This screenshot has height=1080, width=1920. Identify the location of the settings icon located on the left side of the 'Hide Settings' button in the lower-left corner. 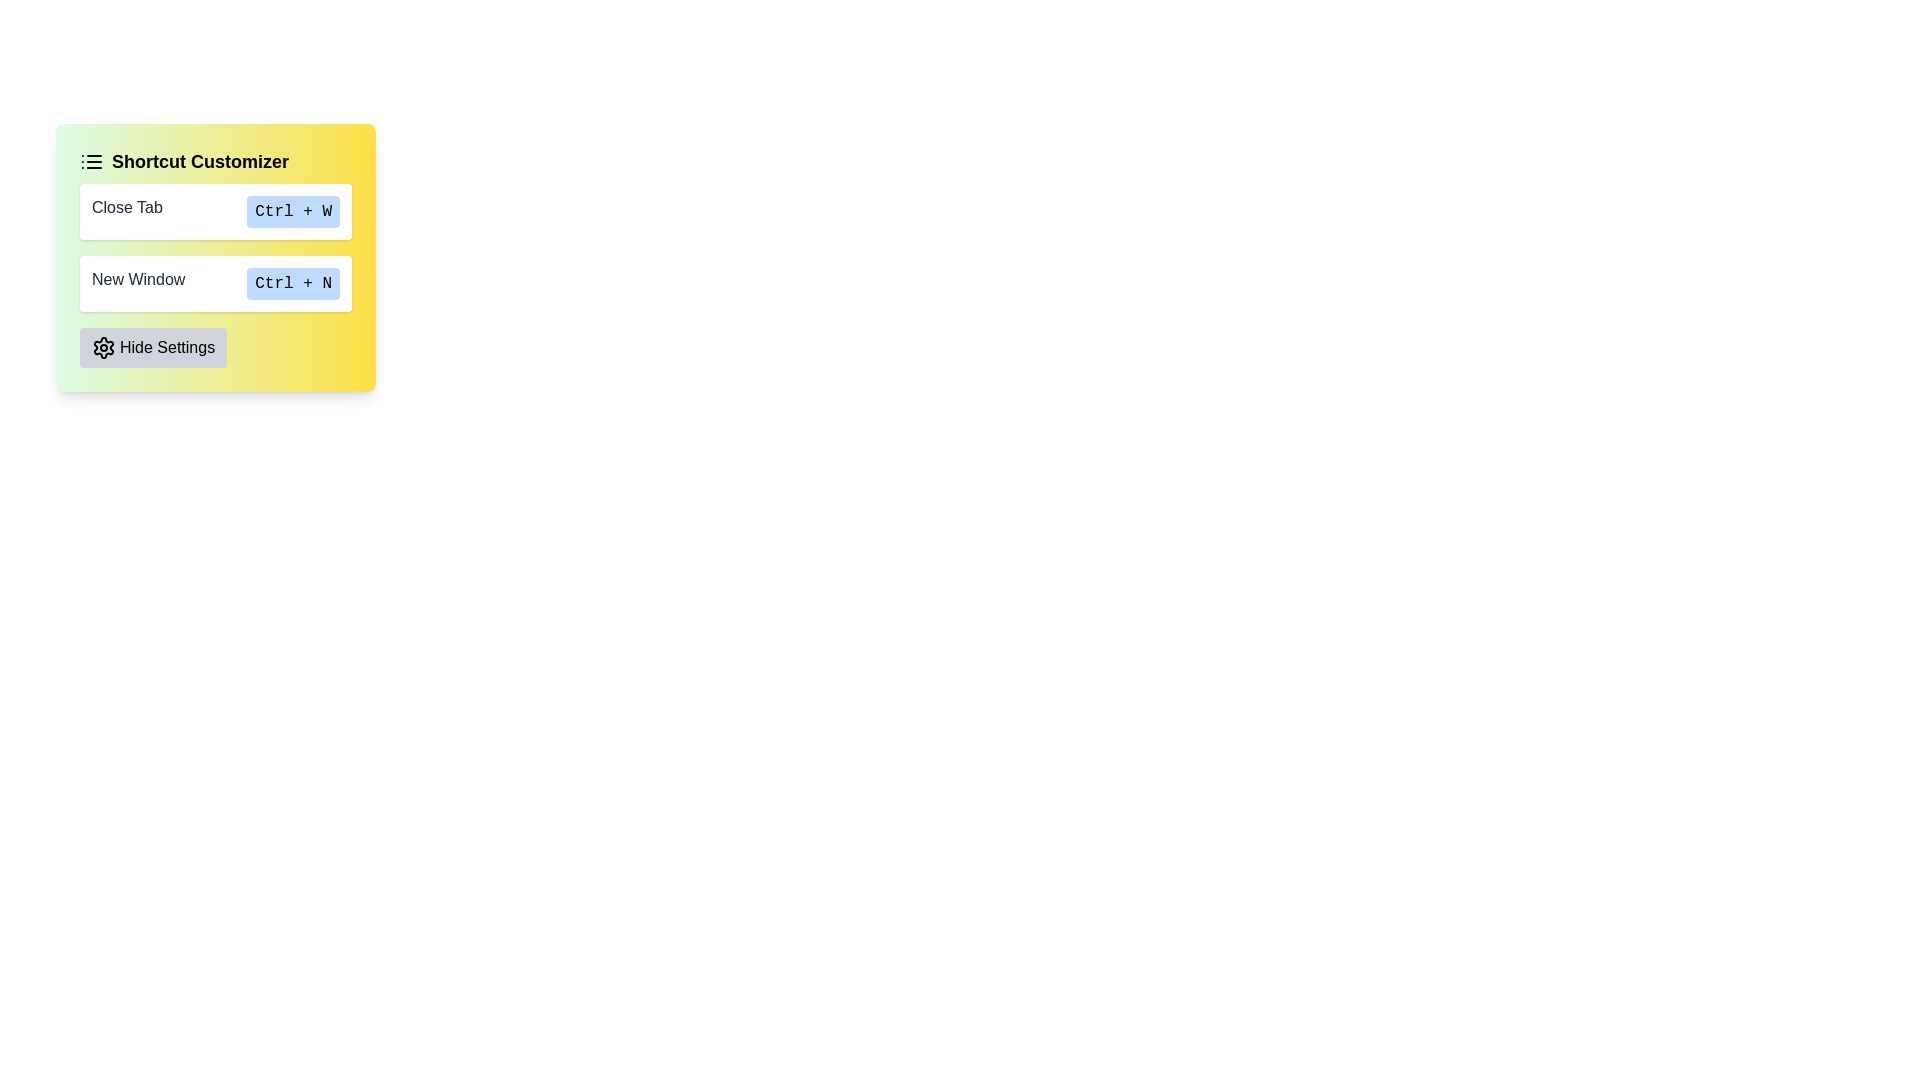
(103, 346).